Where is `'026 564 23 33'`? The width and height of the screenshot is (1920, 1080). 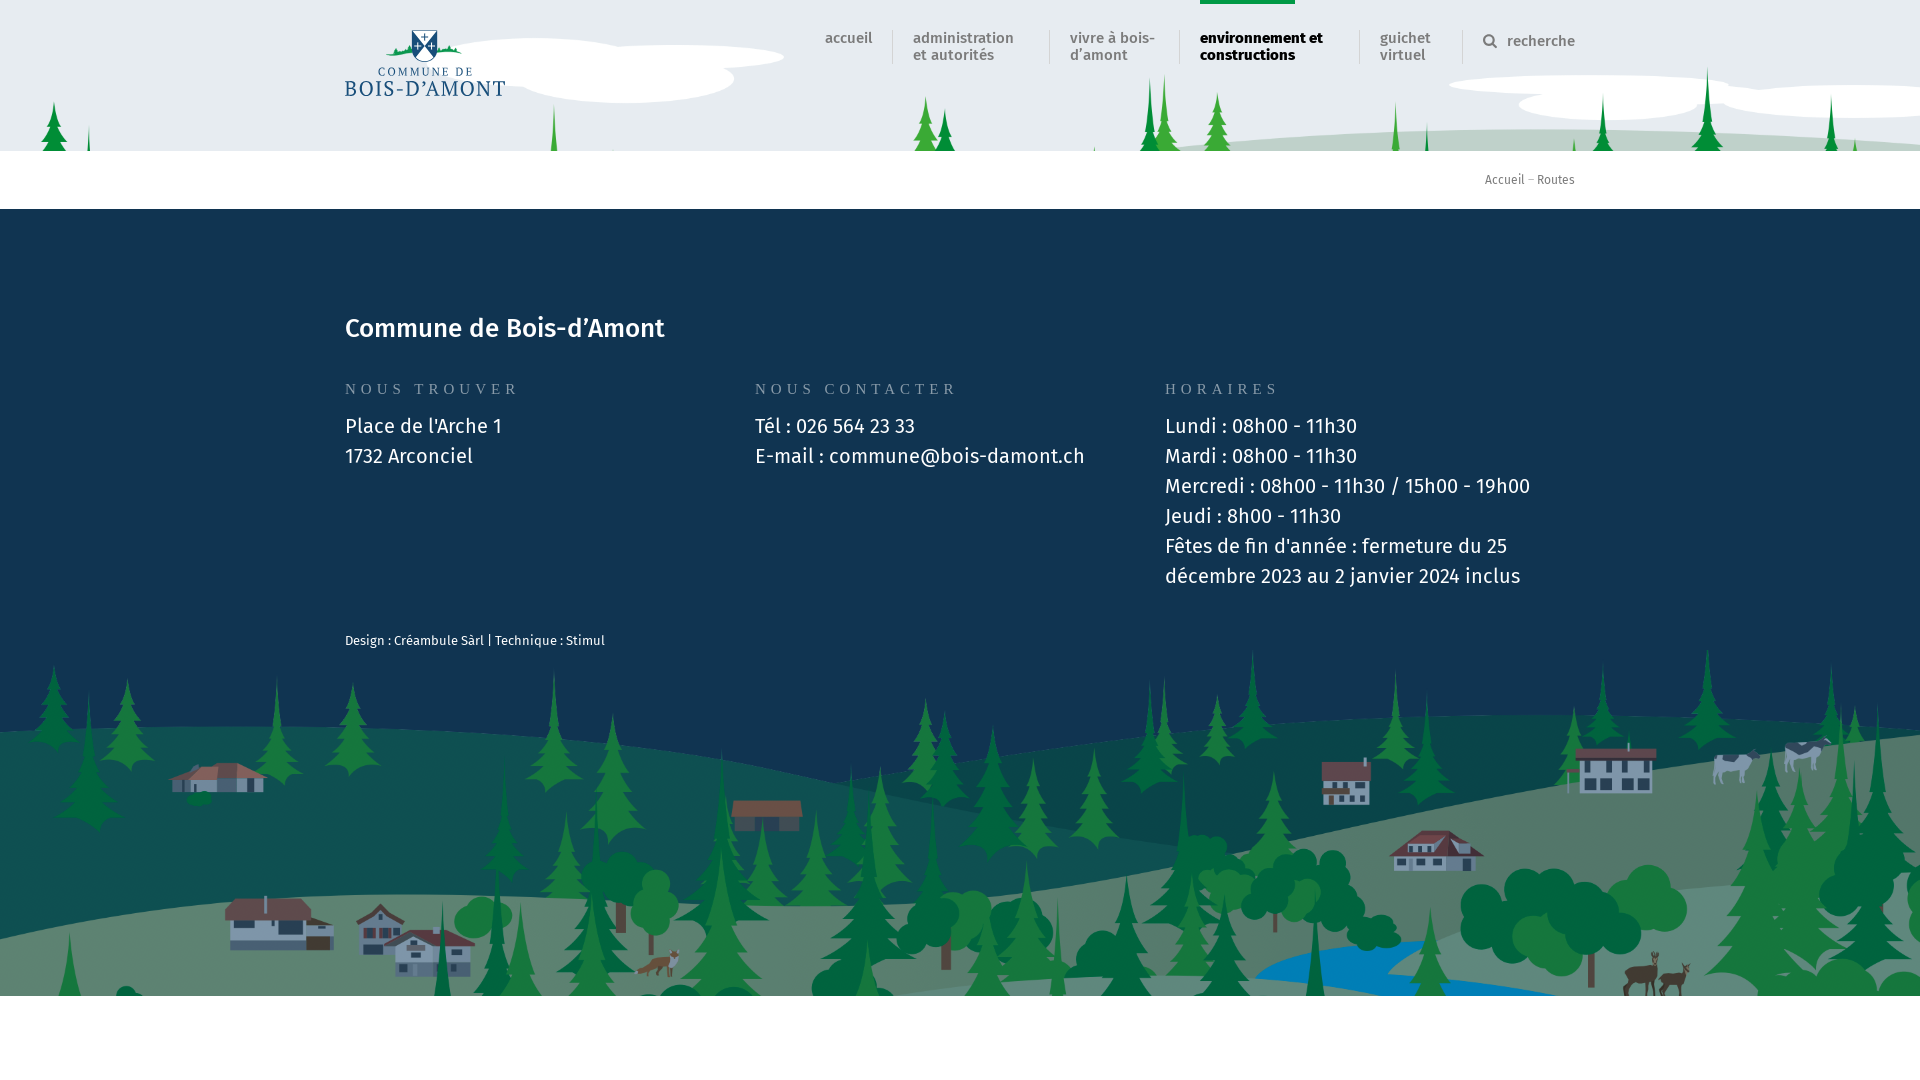 '026 564 23 33' is located at coordinates (855, 423).